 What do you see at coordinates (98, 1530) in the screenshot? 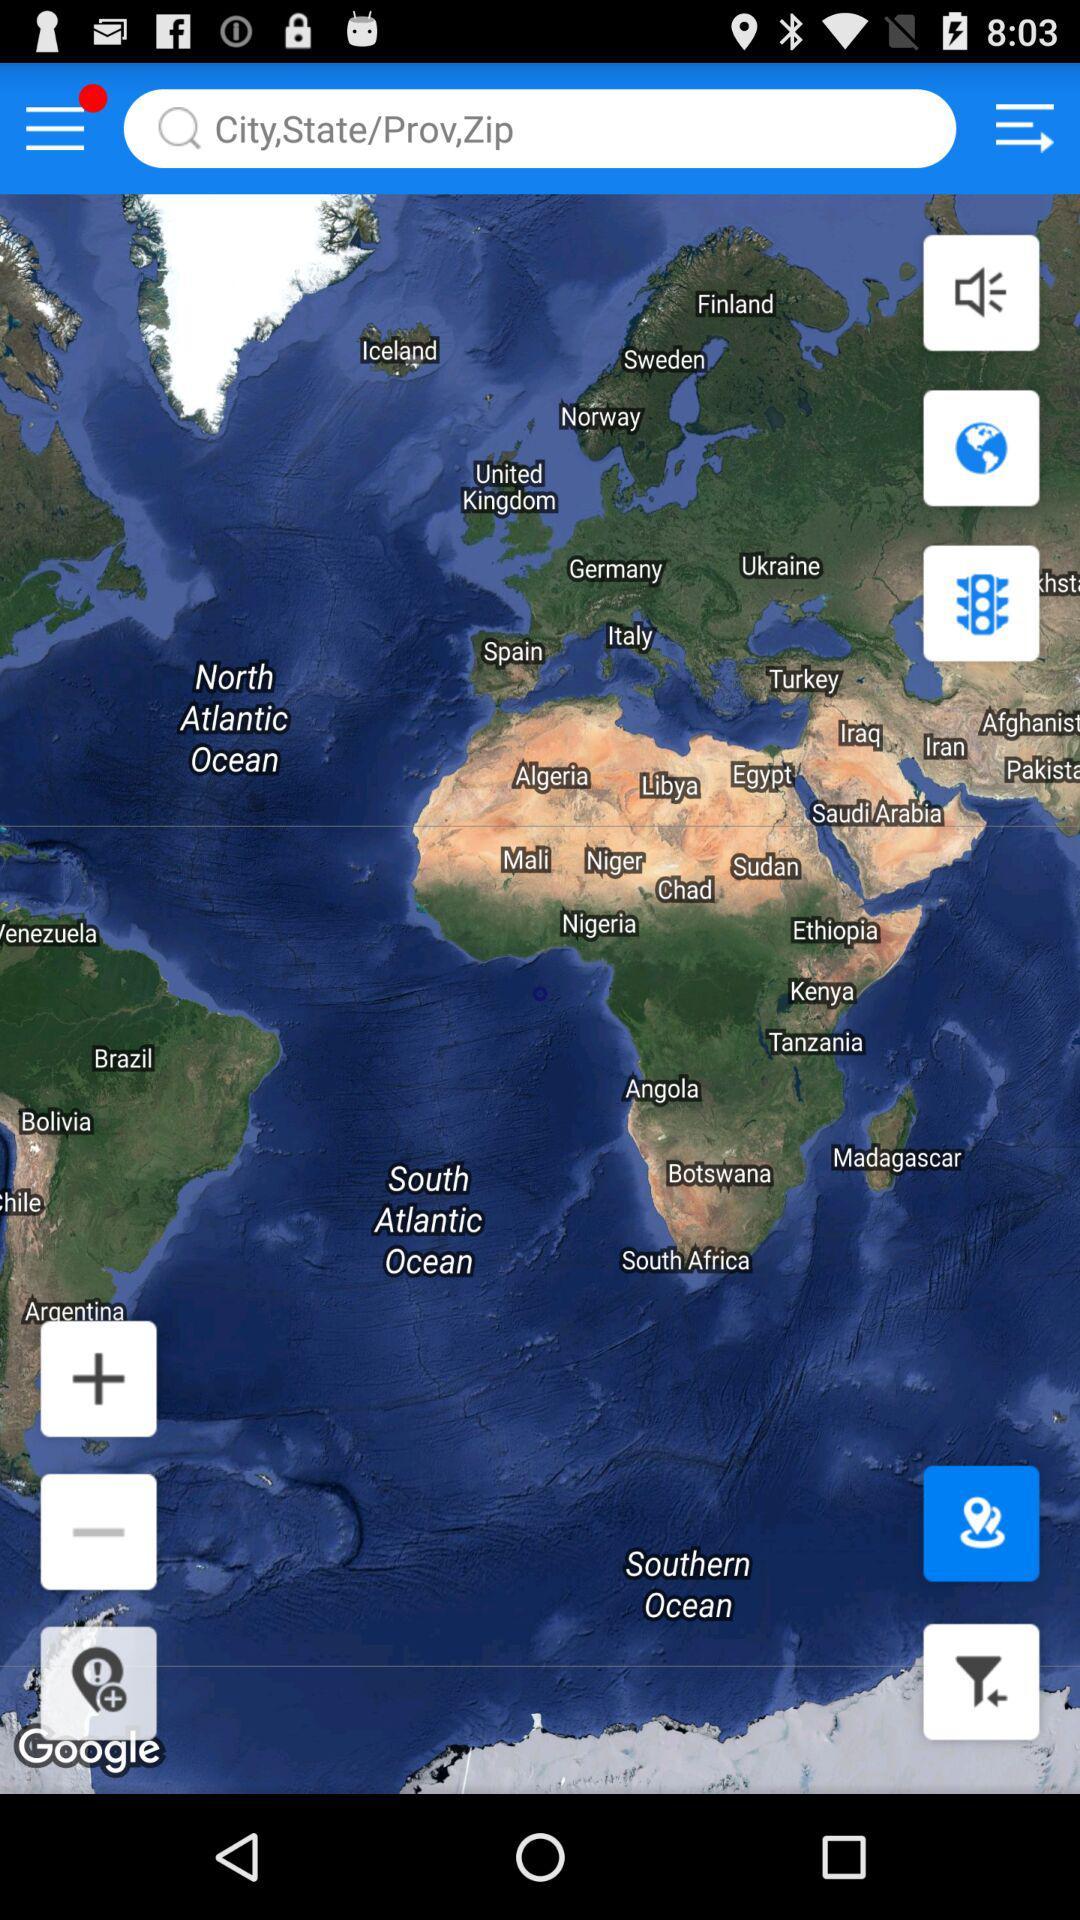
I see `zoom out map` at bounding box center [98, 1530].